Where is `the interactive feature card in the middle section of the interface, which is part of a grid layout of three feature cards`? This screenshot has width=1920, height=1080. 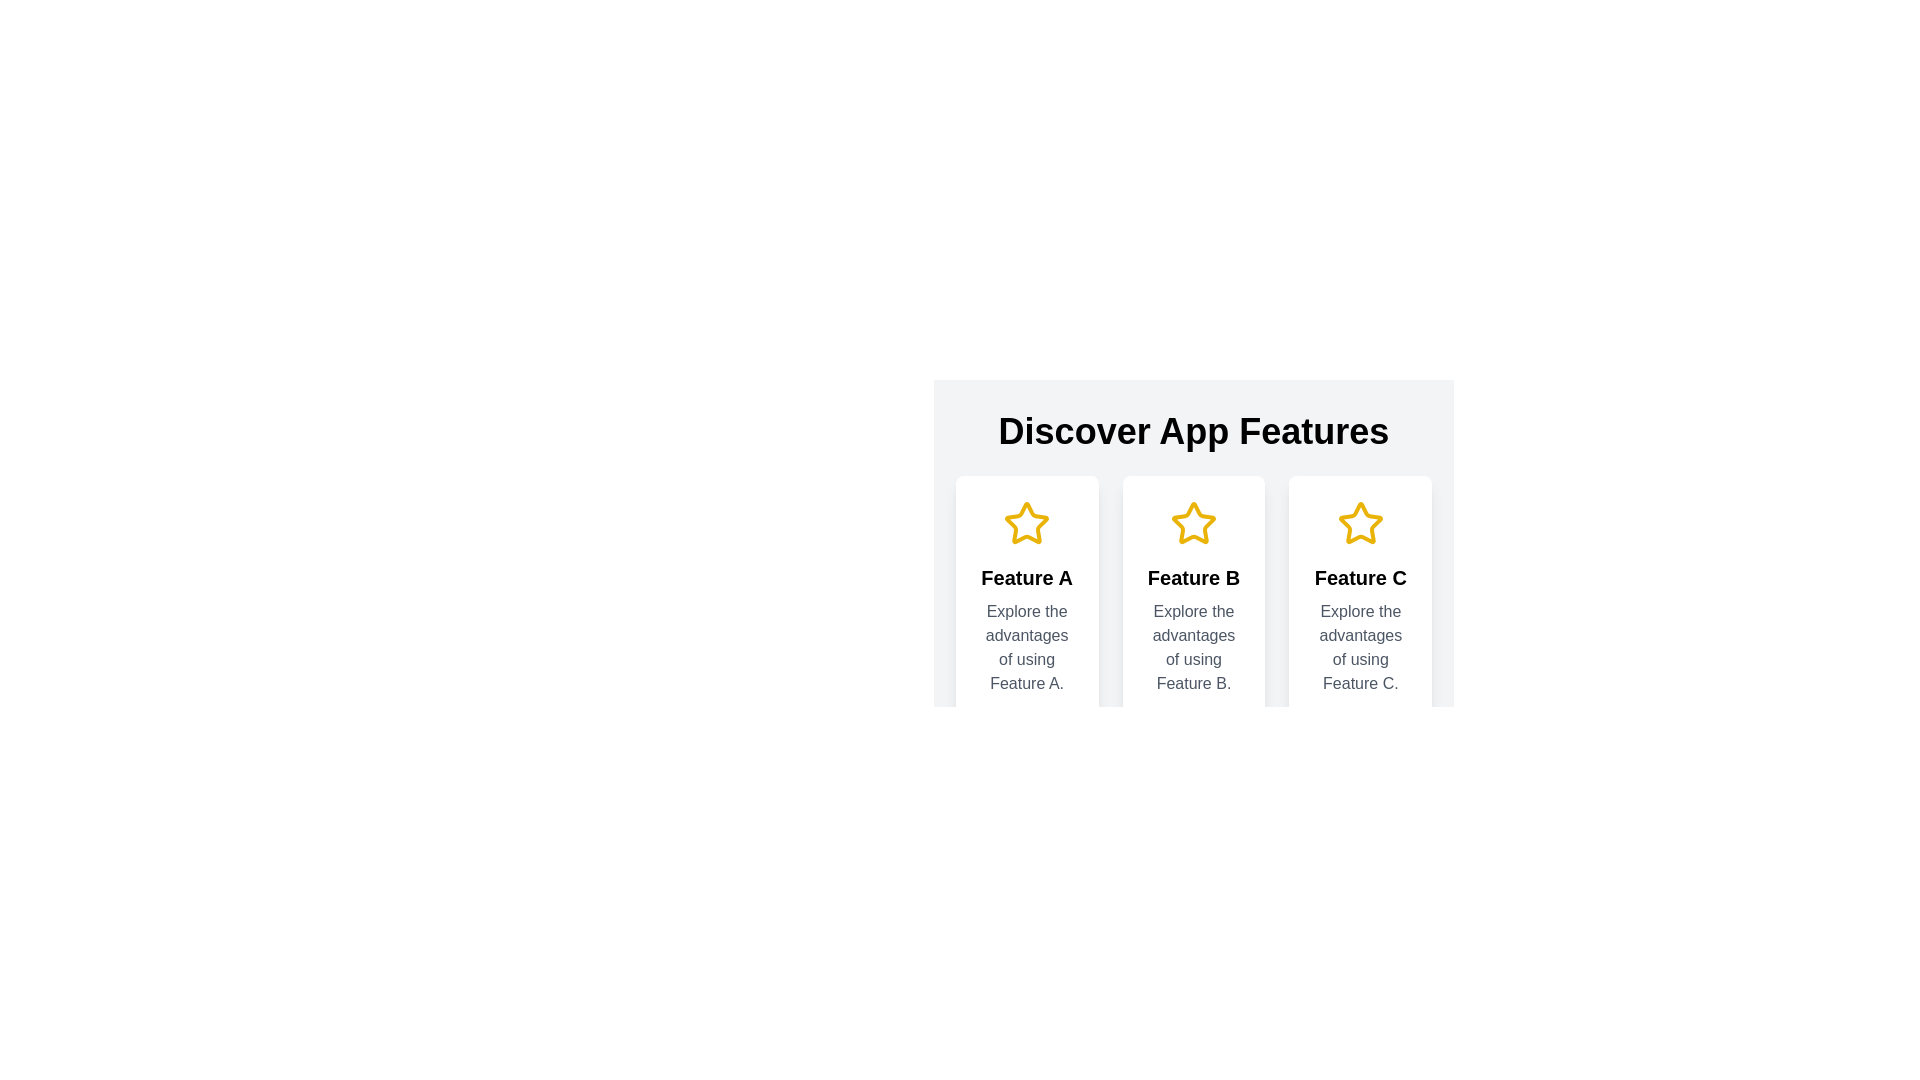 the interactive feature card in the middle section of the interface, which is part of a grid layout of three feature cards is located at coordinates (1194, 596).